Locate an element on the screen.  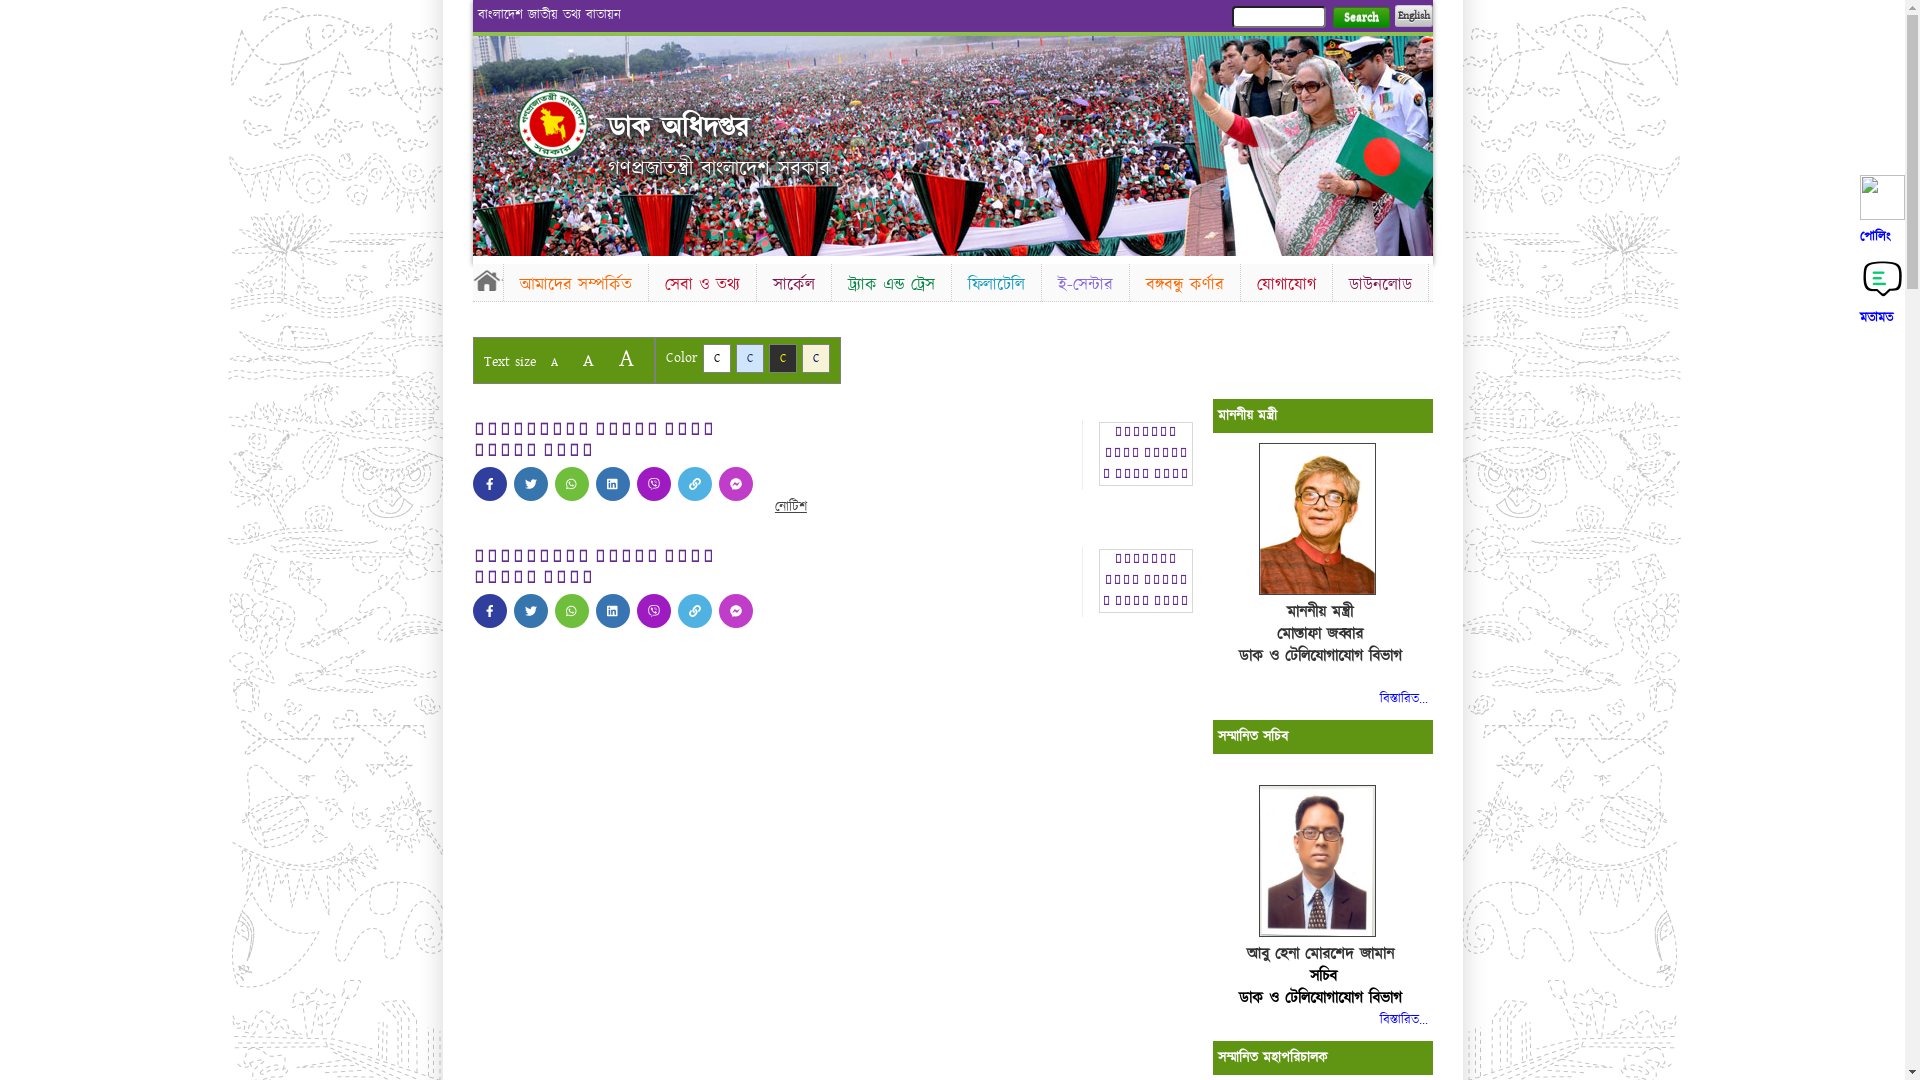
'A' is located at coordinates (553, 362).